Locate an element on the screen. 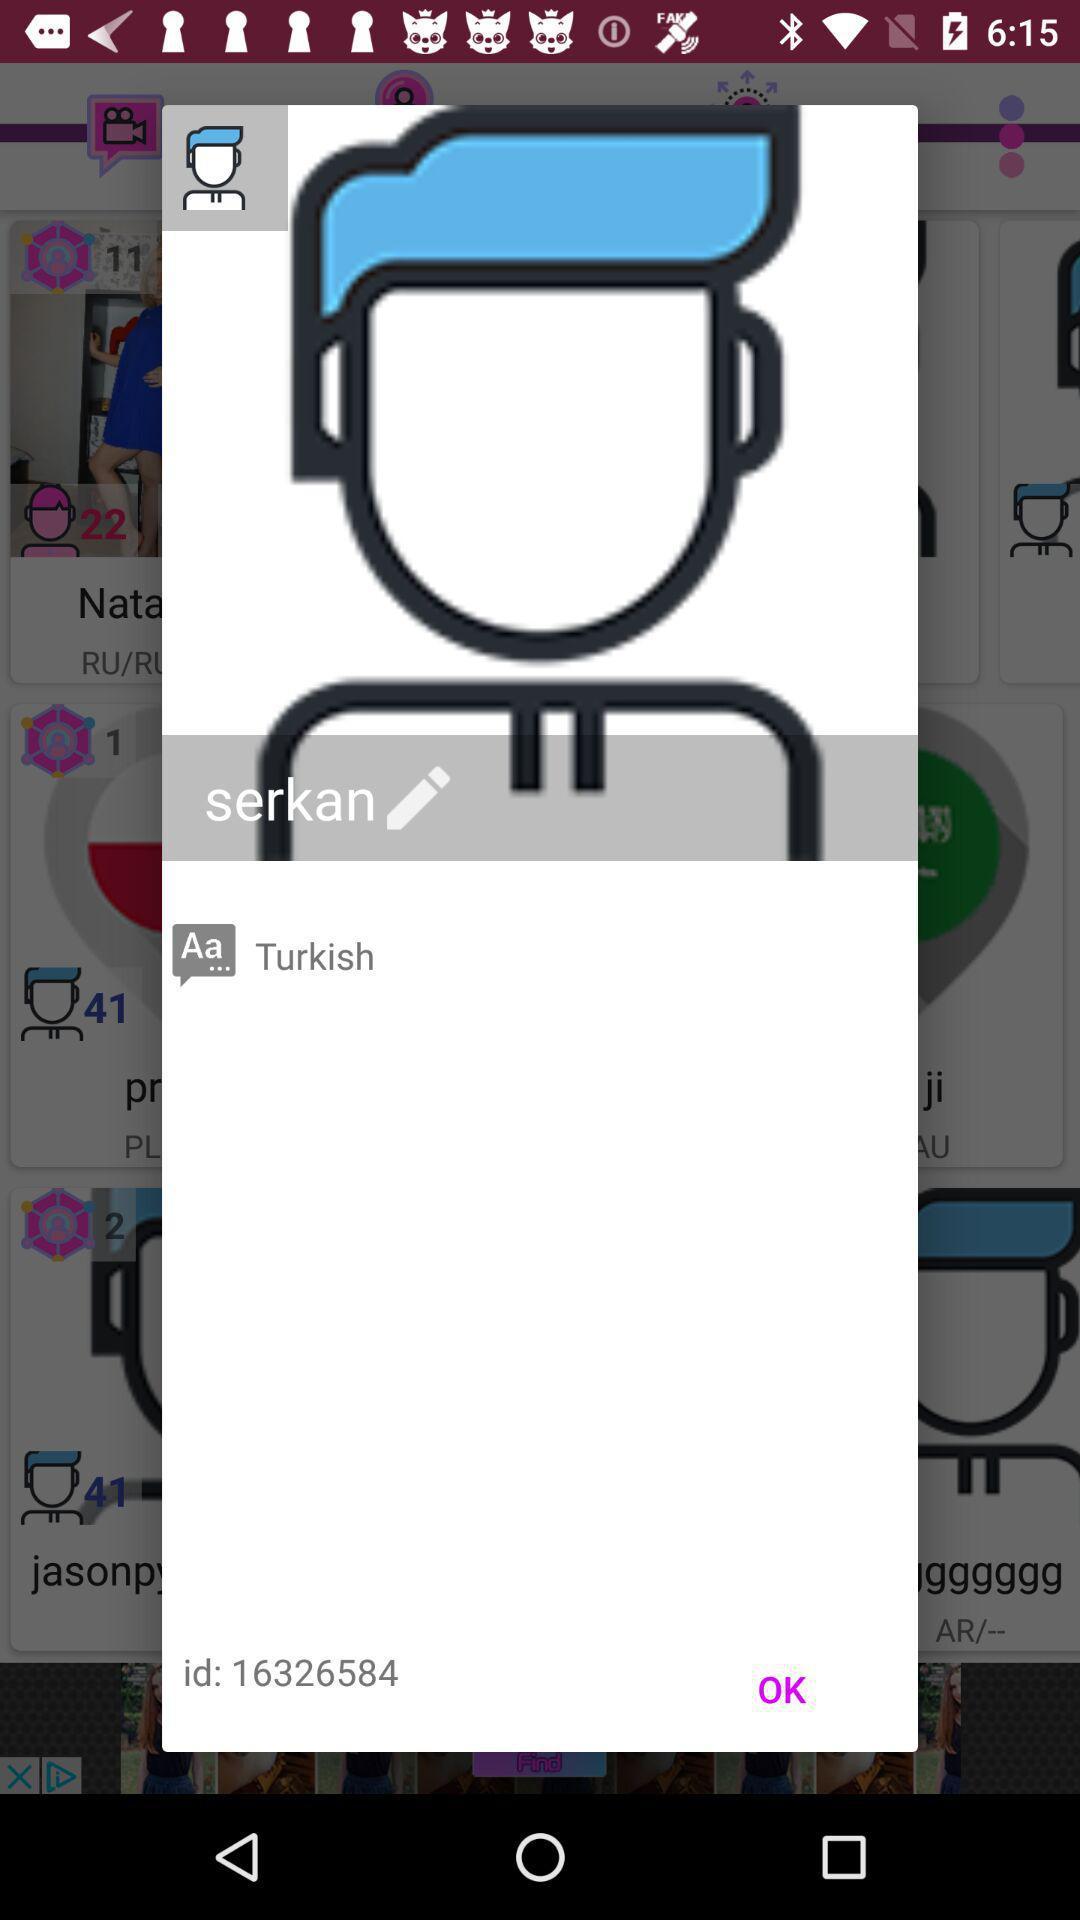  ok icon is located at coordinates (780, 1688).